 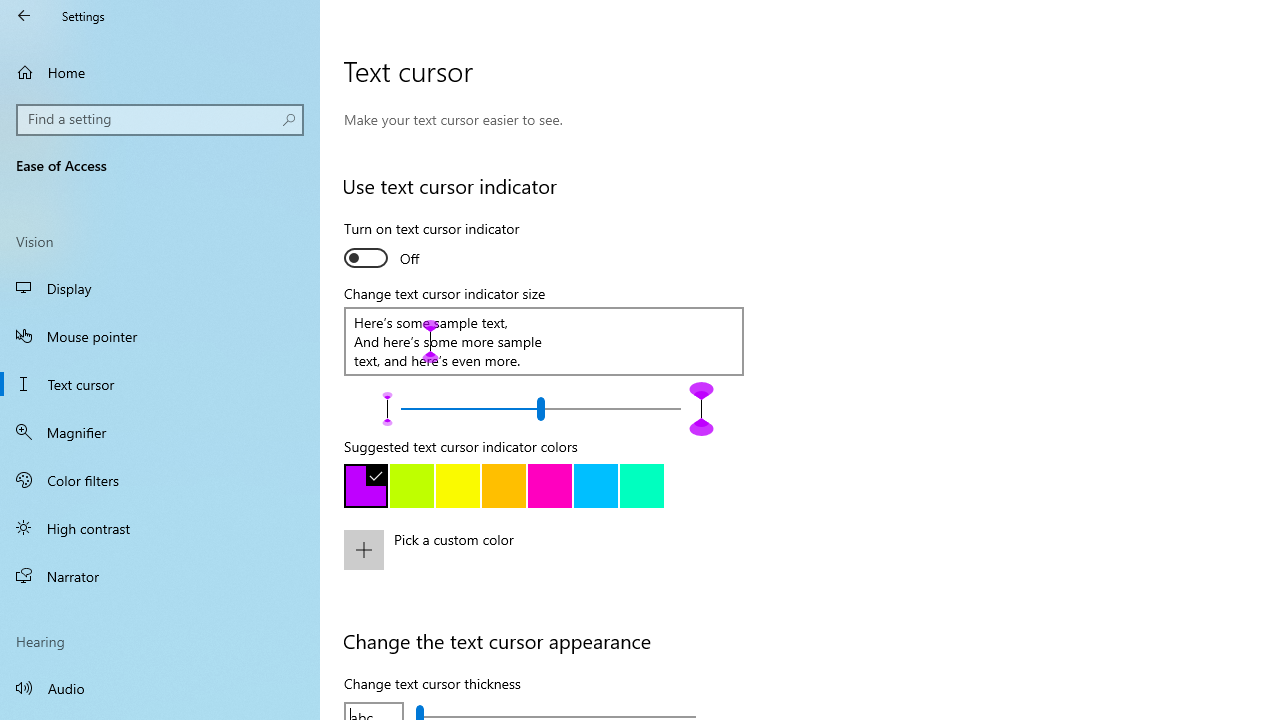 What do you see at coordinates (160, 479) in the screenshot?
I see `'Color filters'` at bounding box center [160, 479].